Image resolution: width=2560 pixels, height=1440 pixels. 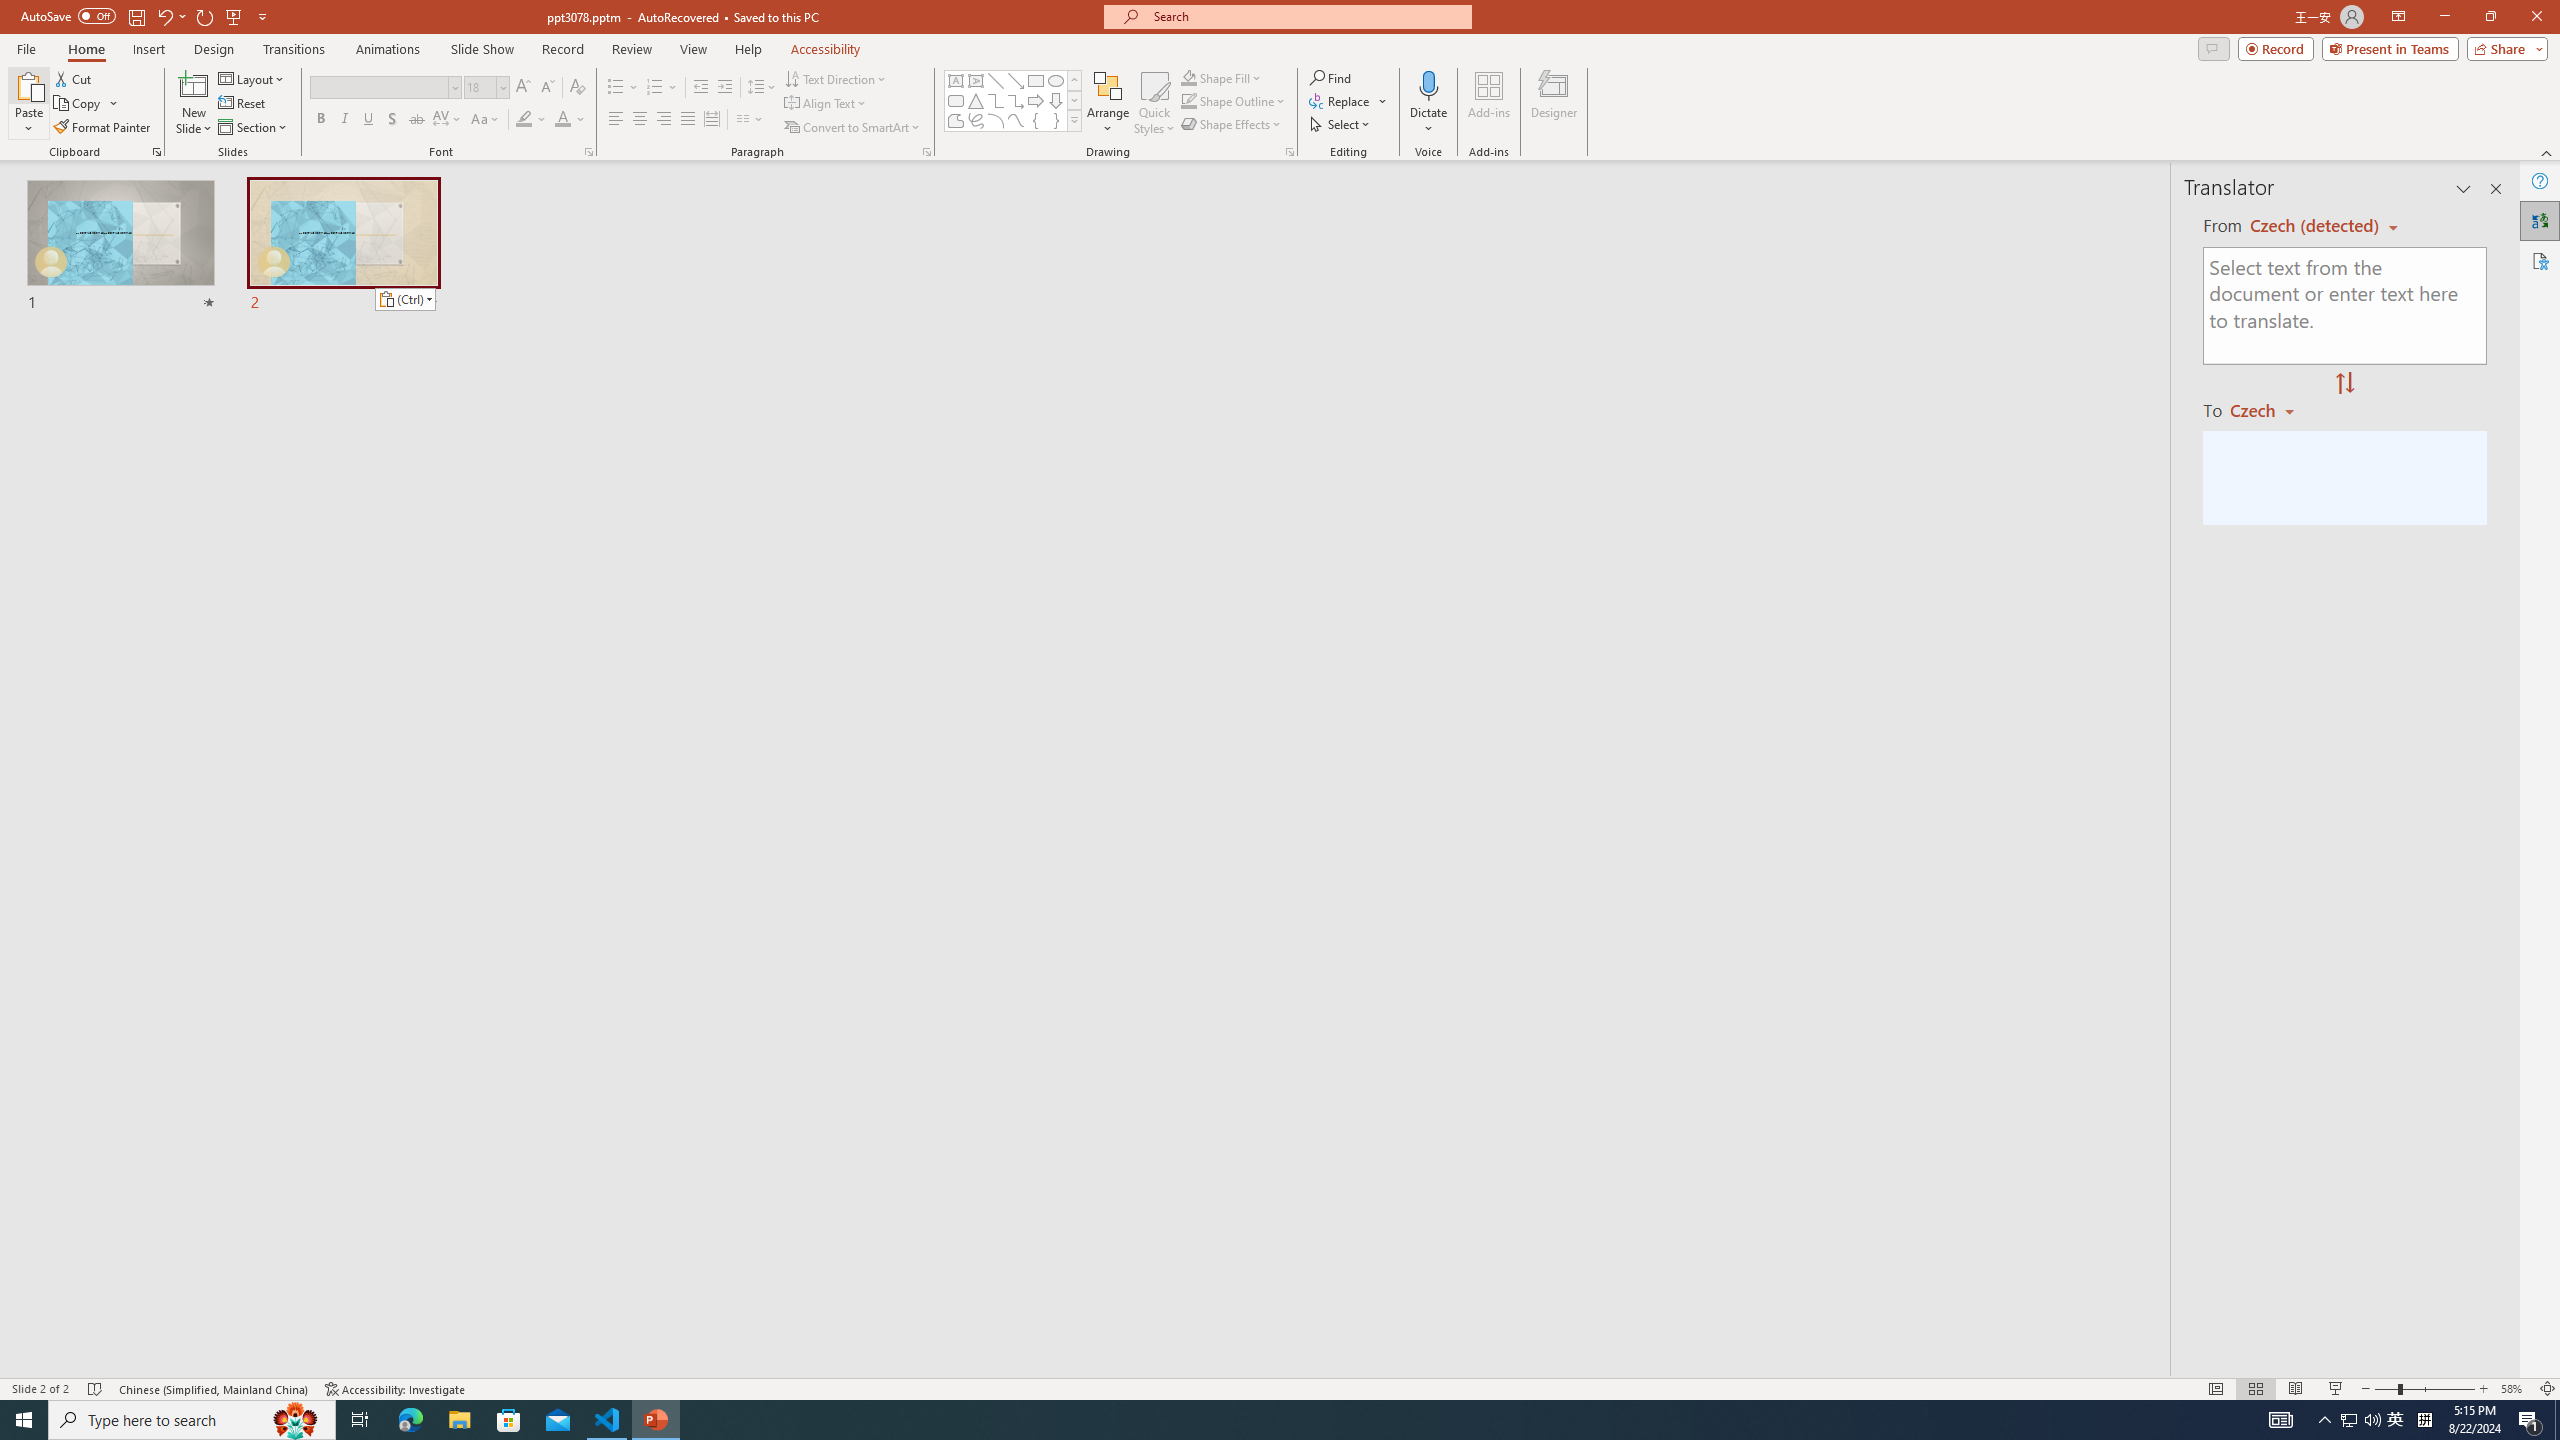 I want to click on 'Czech', so click(x=2270, y=409).